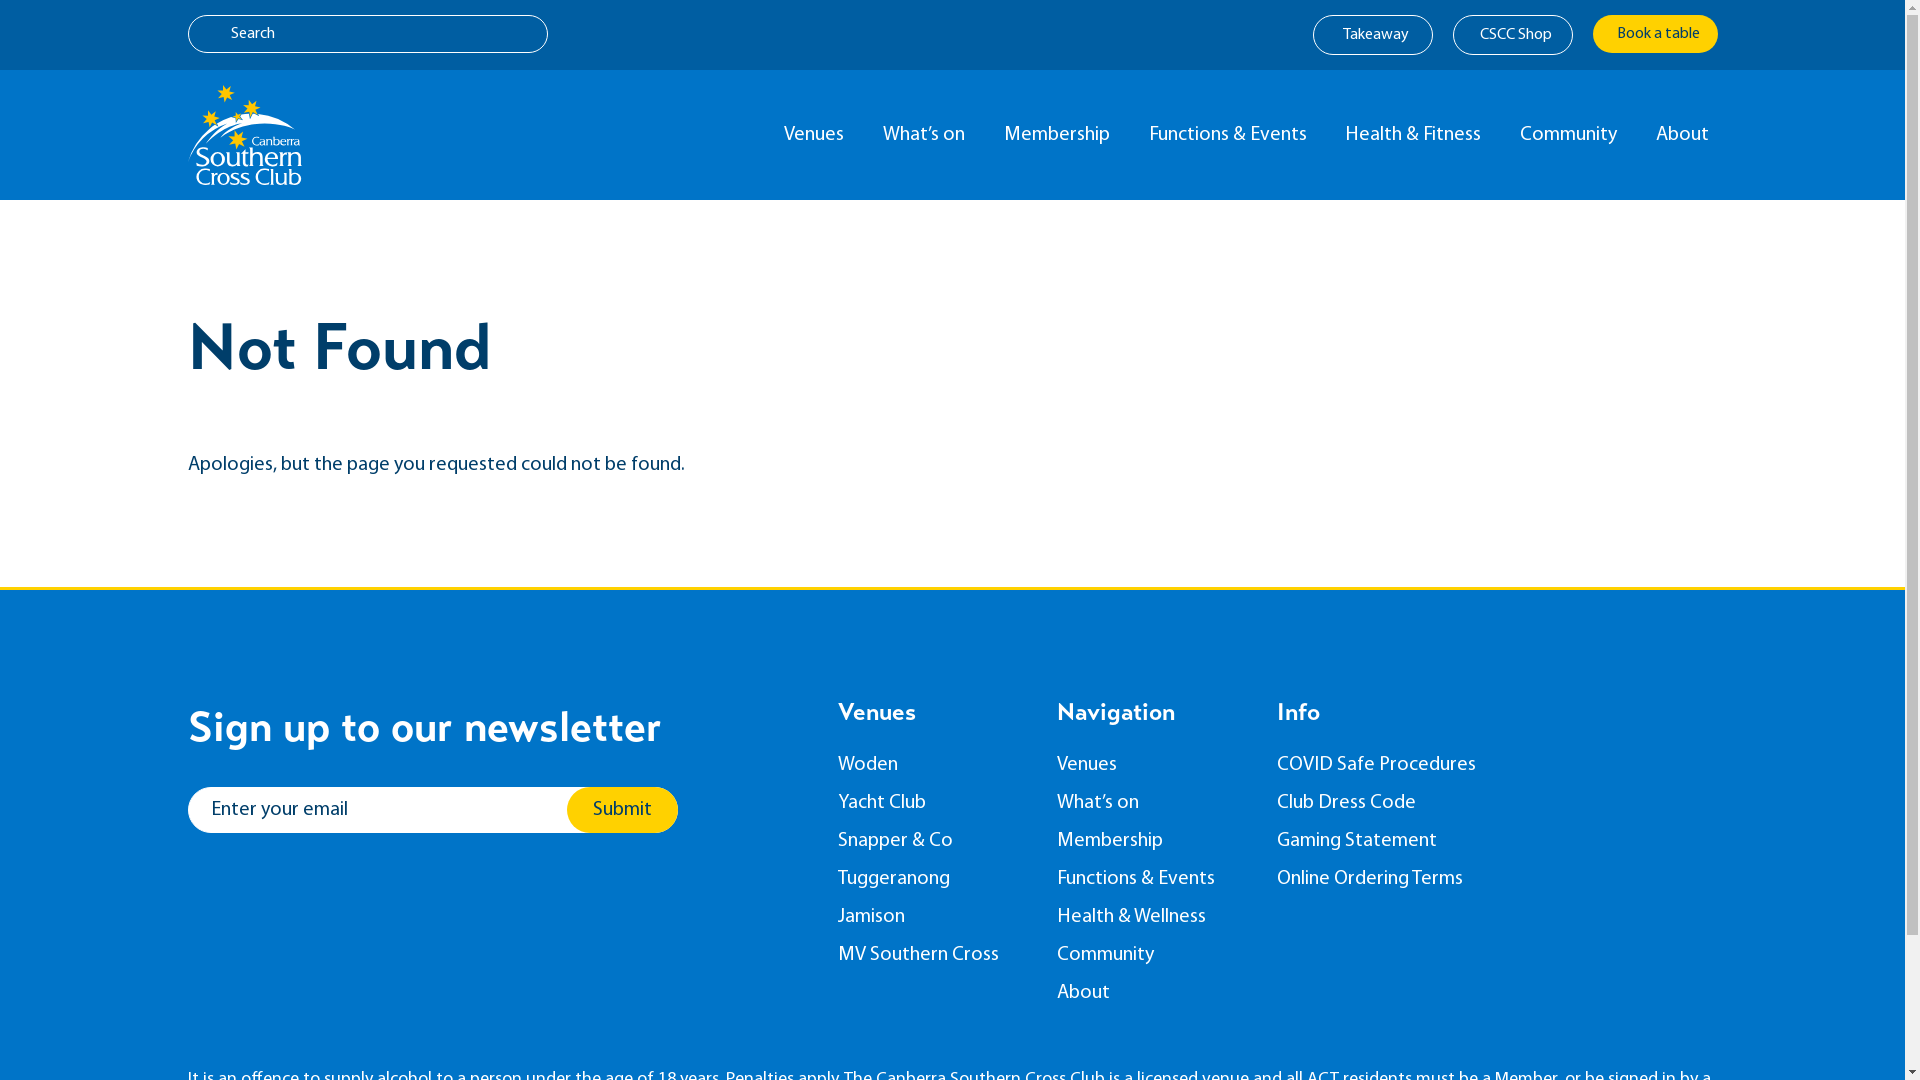 The height and width of the screenshot is (1080, 1920). I want to click on 'Functions & Events', so click(1230, 135).